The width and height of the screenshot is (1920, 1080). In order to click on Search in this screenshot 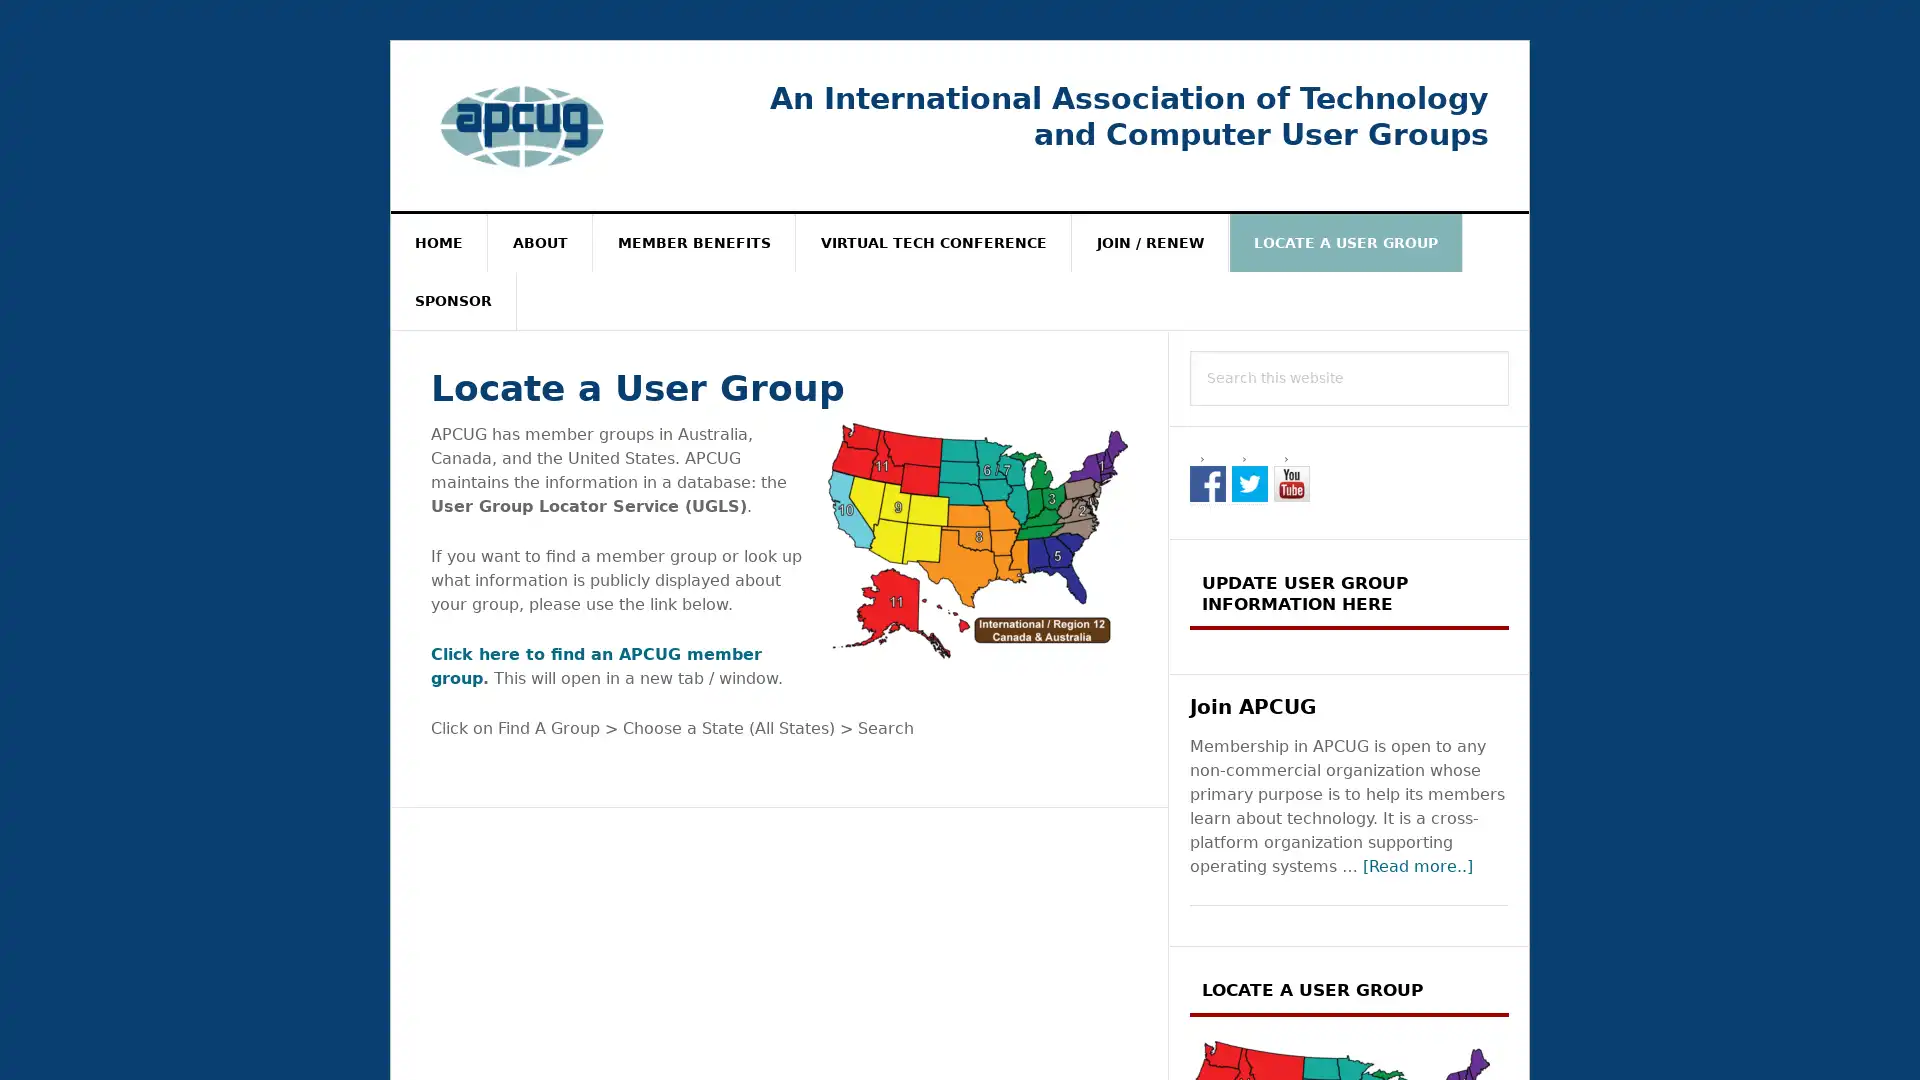, I will do `click(1509, 349)`.